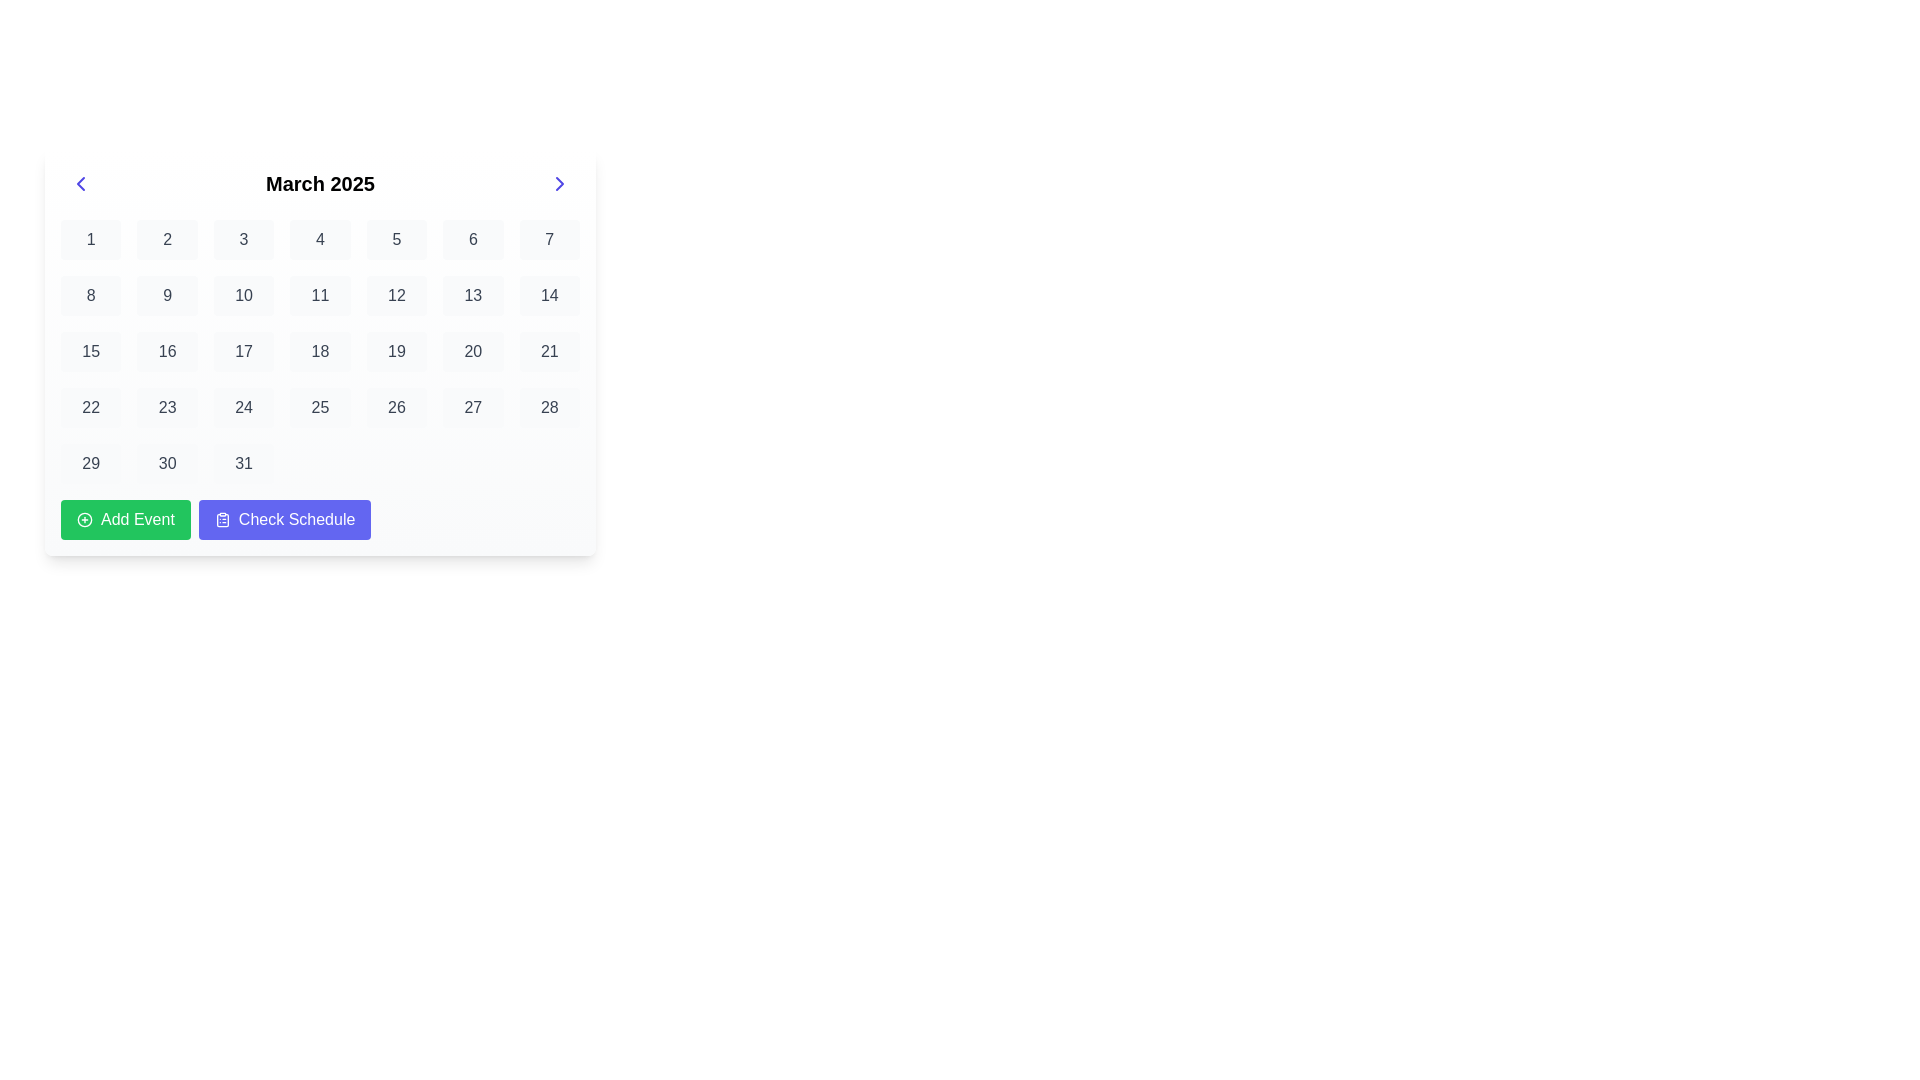 The image size is (1920, 1080). What do you see at coordinates (167, 407) in the screenshot?
I see `the Text display element representing the 23rd day in the calendar grid cell located in the fourth cell of the fifth row` at bounding box center [167, 407].